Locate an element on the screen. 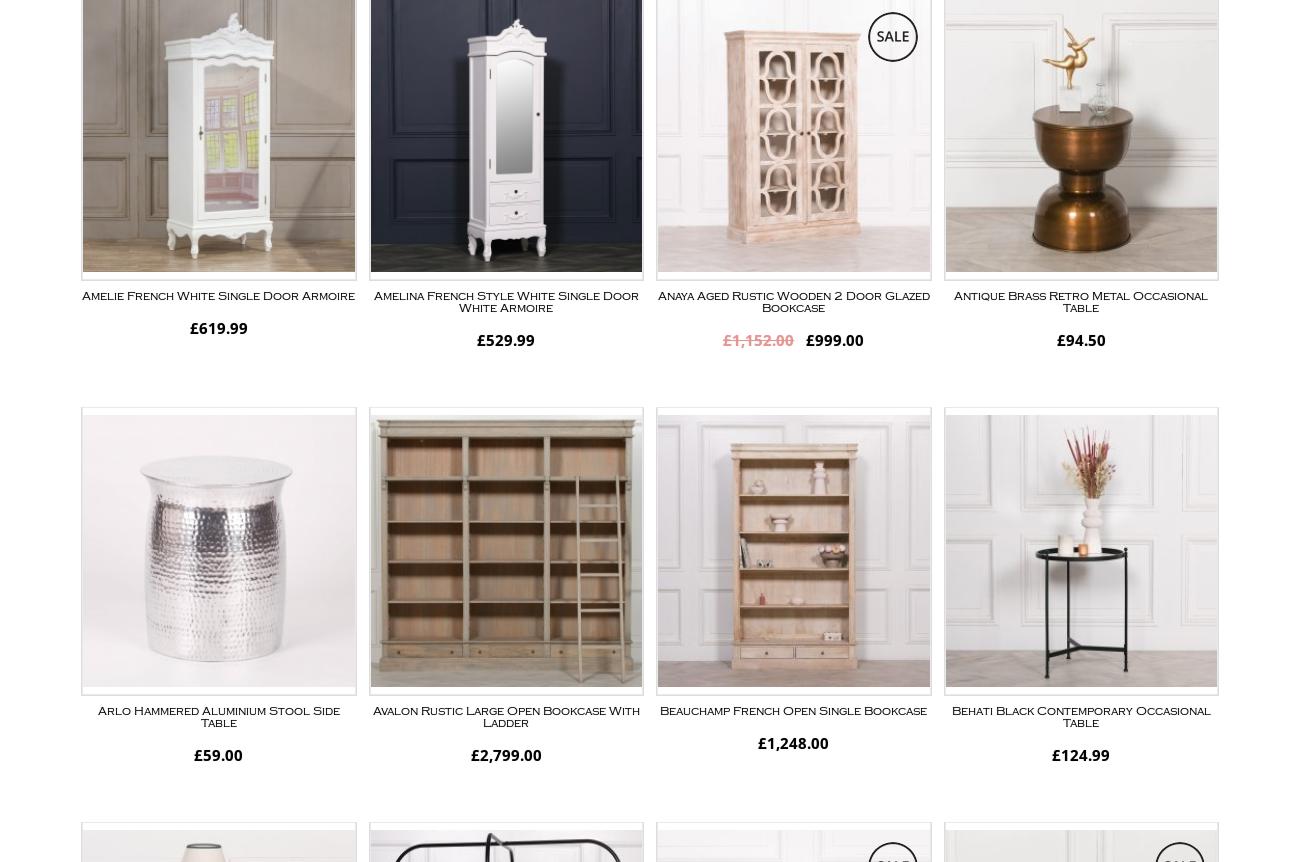 The height and width of the screenshot is (862, 1300). '999.00' is located at coordinates (839, 339).